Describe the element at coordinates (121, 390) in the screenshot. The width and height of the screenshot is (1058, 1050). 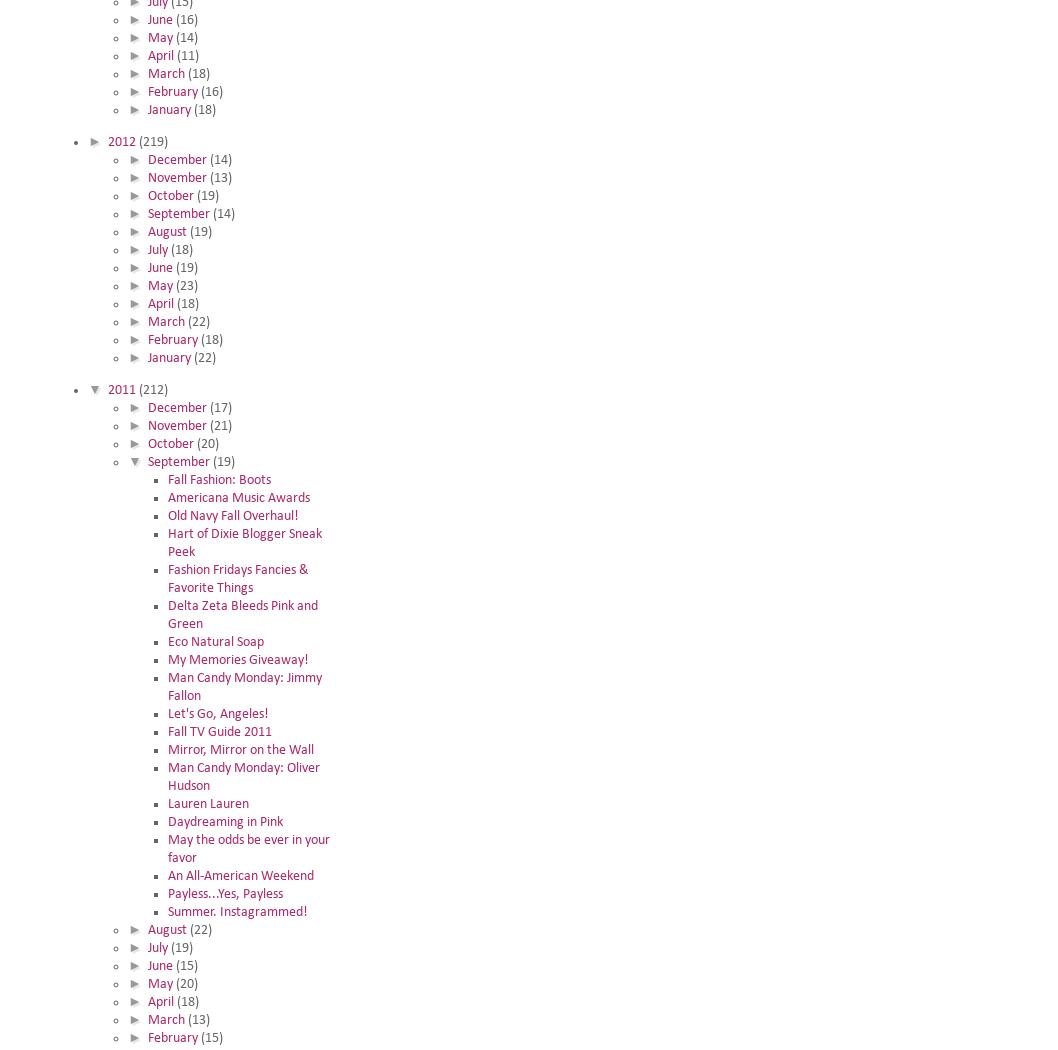
I see `'2011'` at that location.